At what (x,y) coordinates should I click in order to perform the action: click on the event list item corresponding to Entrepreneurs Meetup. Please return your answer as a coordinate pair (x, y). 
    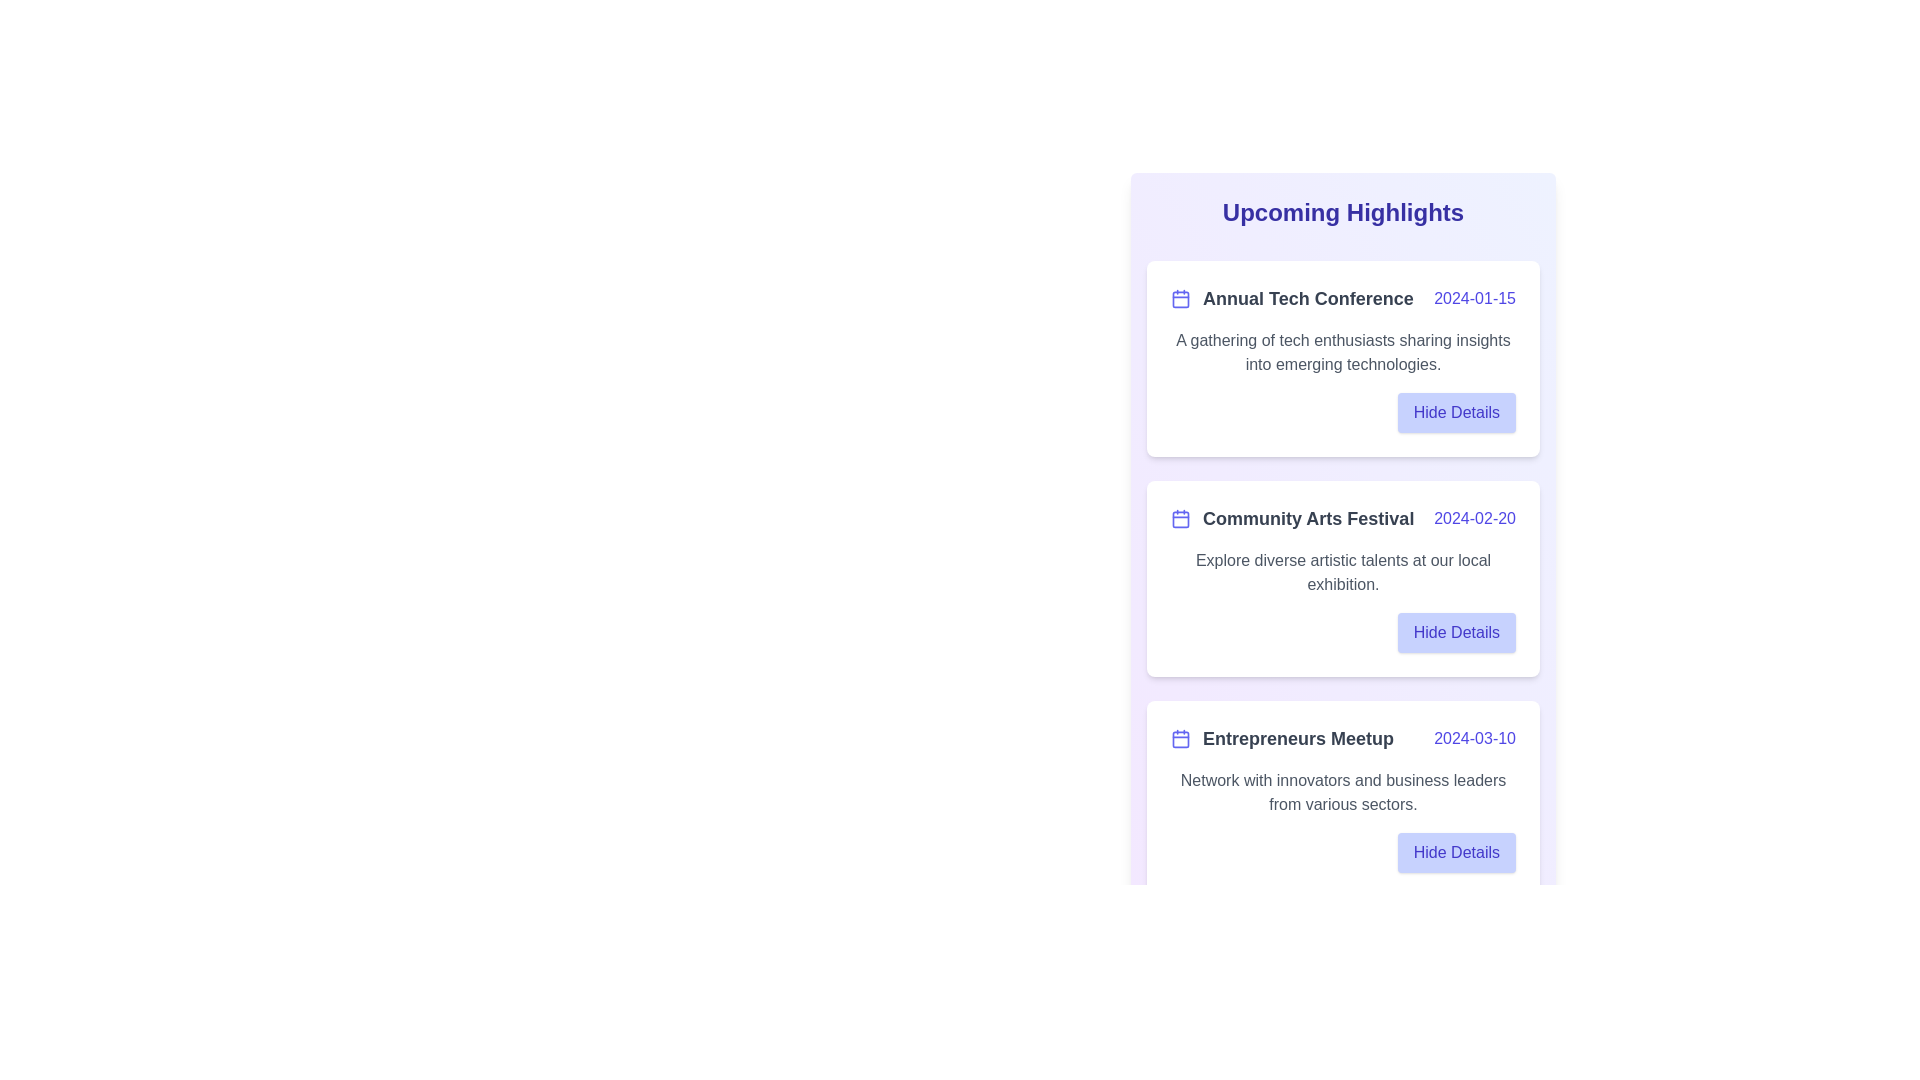
    Looking at the image, I should click on (1343, 797).